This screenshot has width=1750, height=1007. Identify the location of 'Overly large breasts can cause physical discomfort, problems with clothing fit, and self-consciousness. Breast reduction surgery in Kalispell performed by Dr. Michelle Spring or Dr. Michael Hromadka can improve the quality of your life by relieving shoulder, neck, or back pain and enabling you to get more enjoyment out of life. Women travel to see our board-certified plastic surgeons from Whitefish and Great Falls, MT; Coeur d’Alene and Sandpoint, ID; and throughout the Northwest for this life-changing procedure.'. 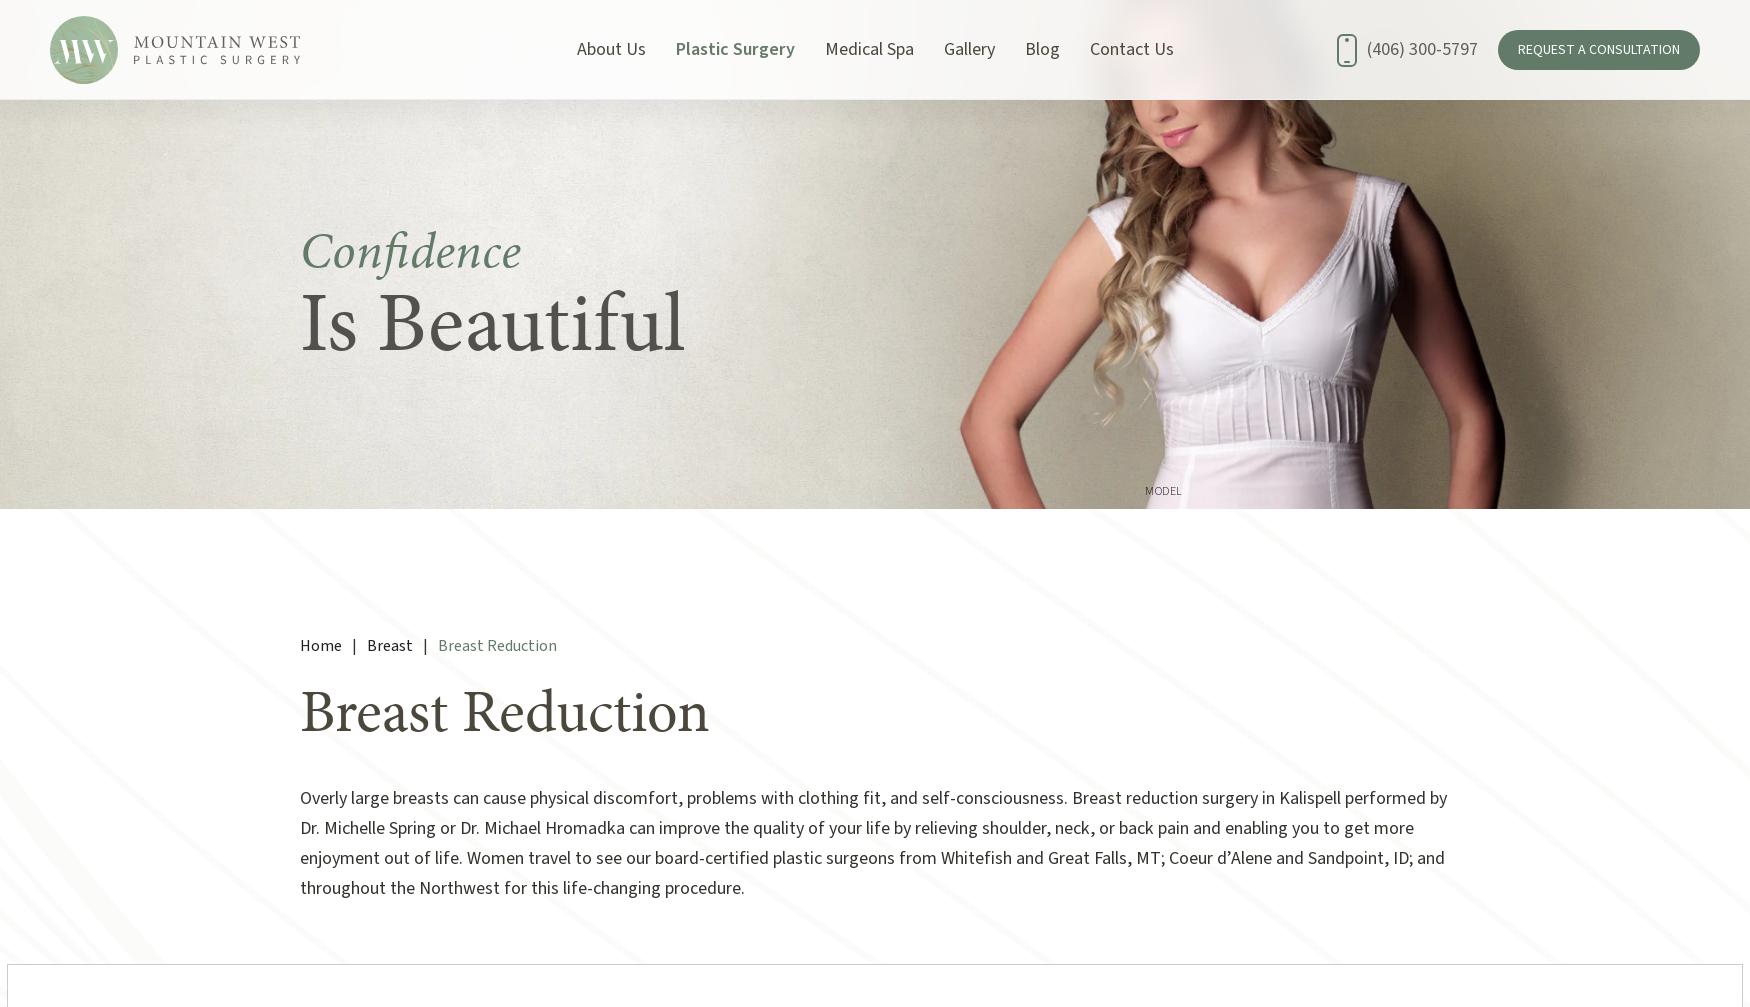
(873, 842).